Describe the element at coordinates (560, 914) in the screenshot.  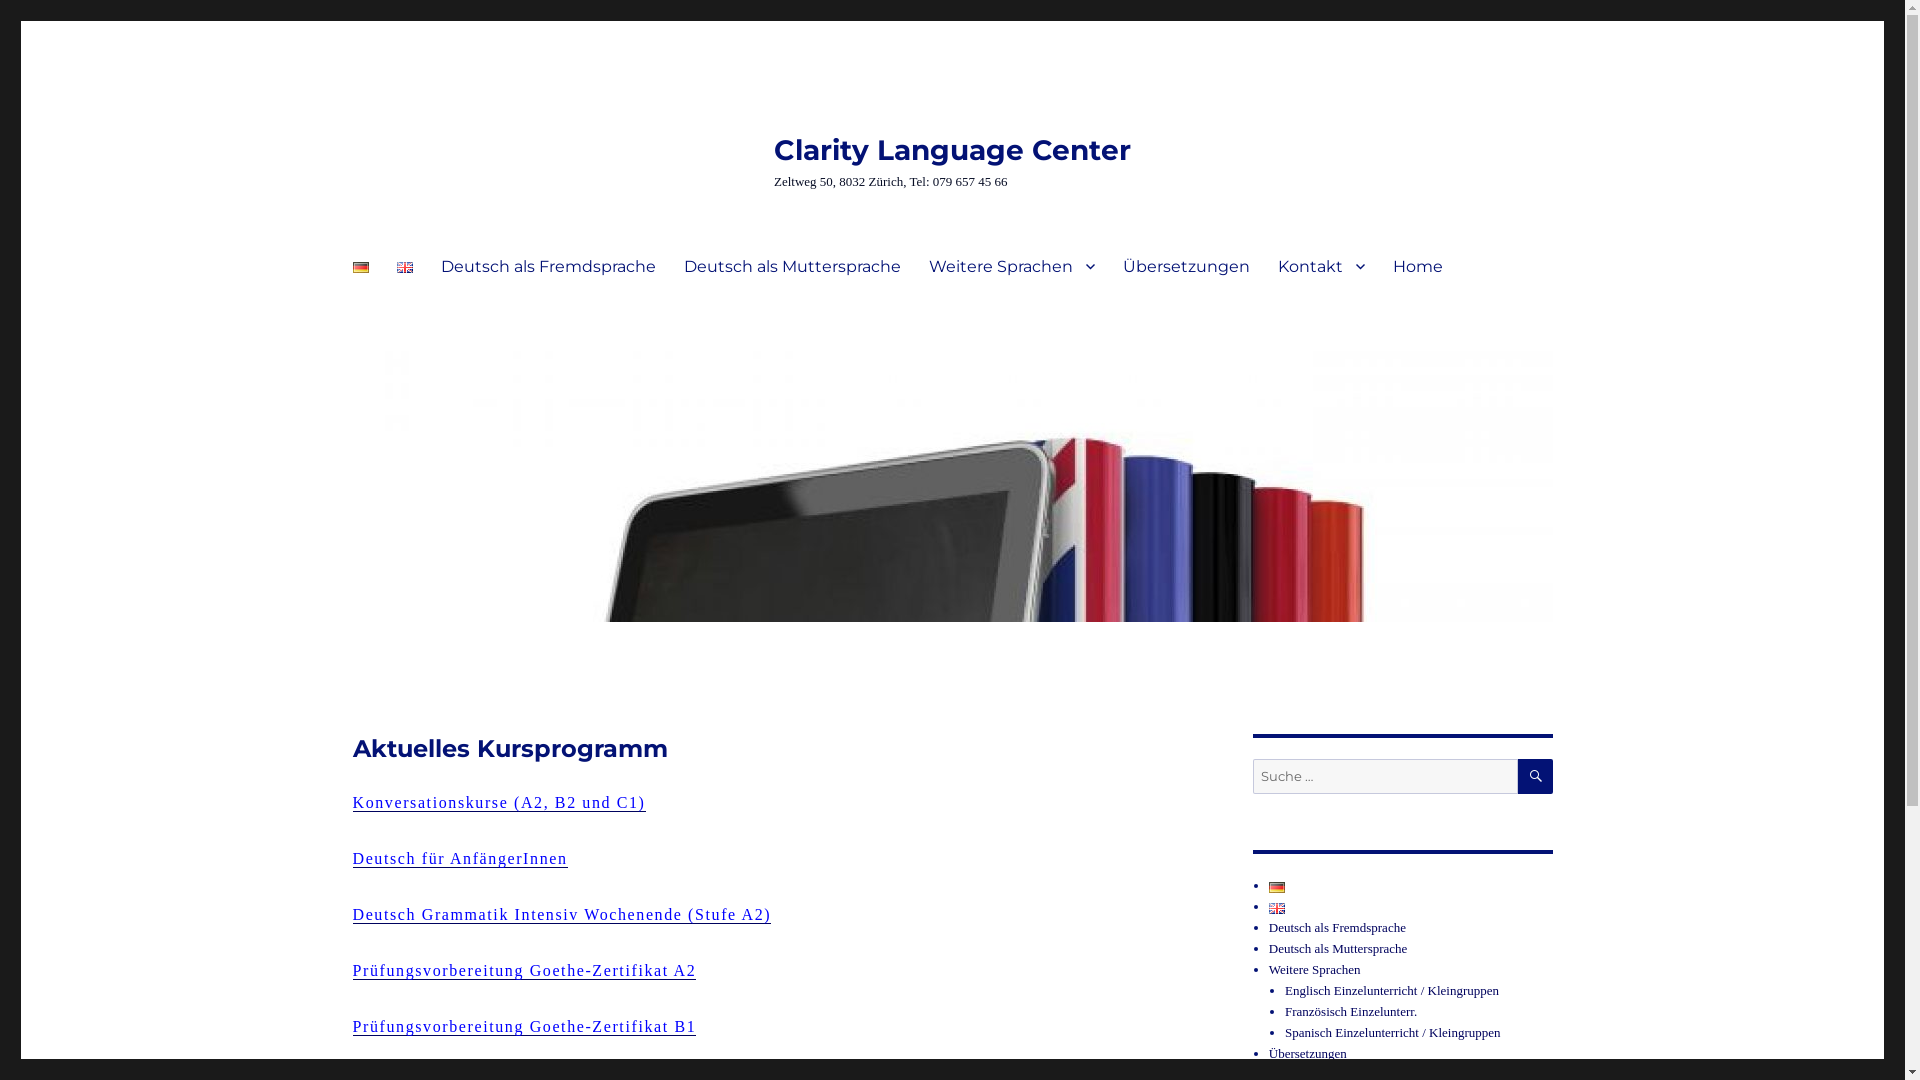
I see `'Deutsch Grammatik Intensiv Wochenende (Stufe A2)'` at that location.